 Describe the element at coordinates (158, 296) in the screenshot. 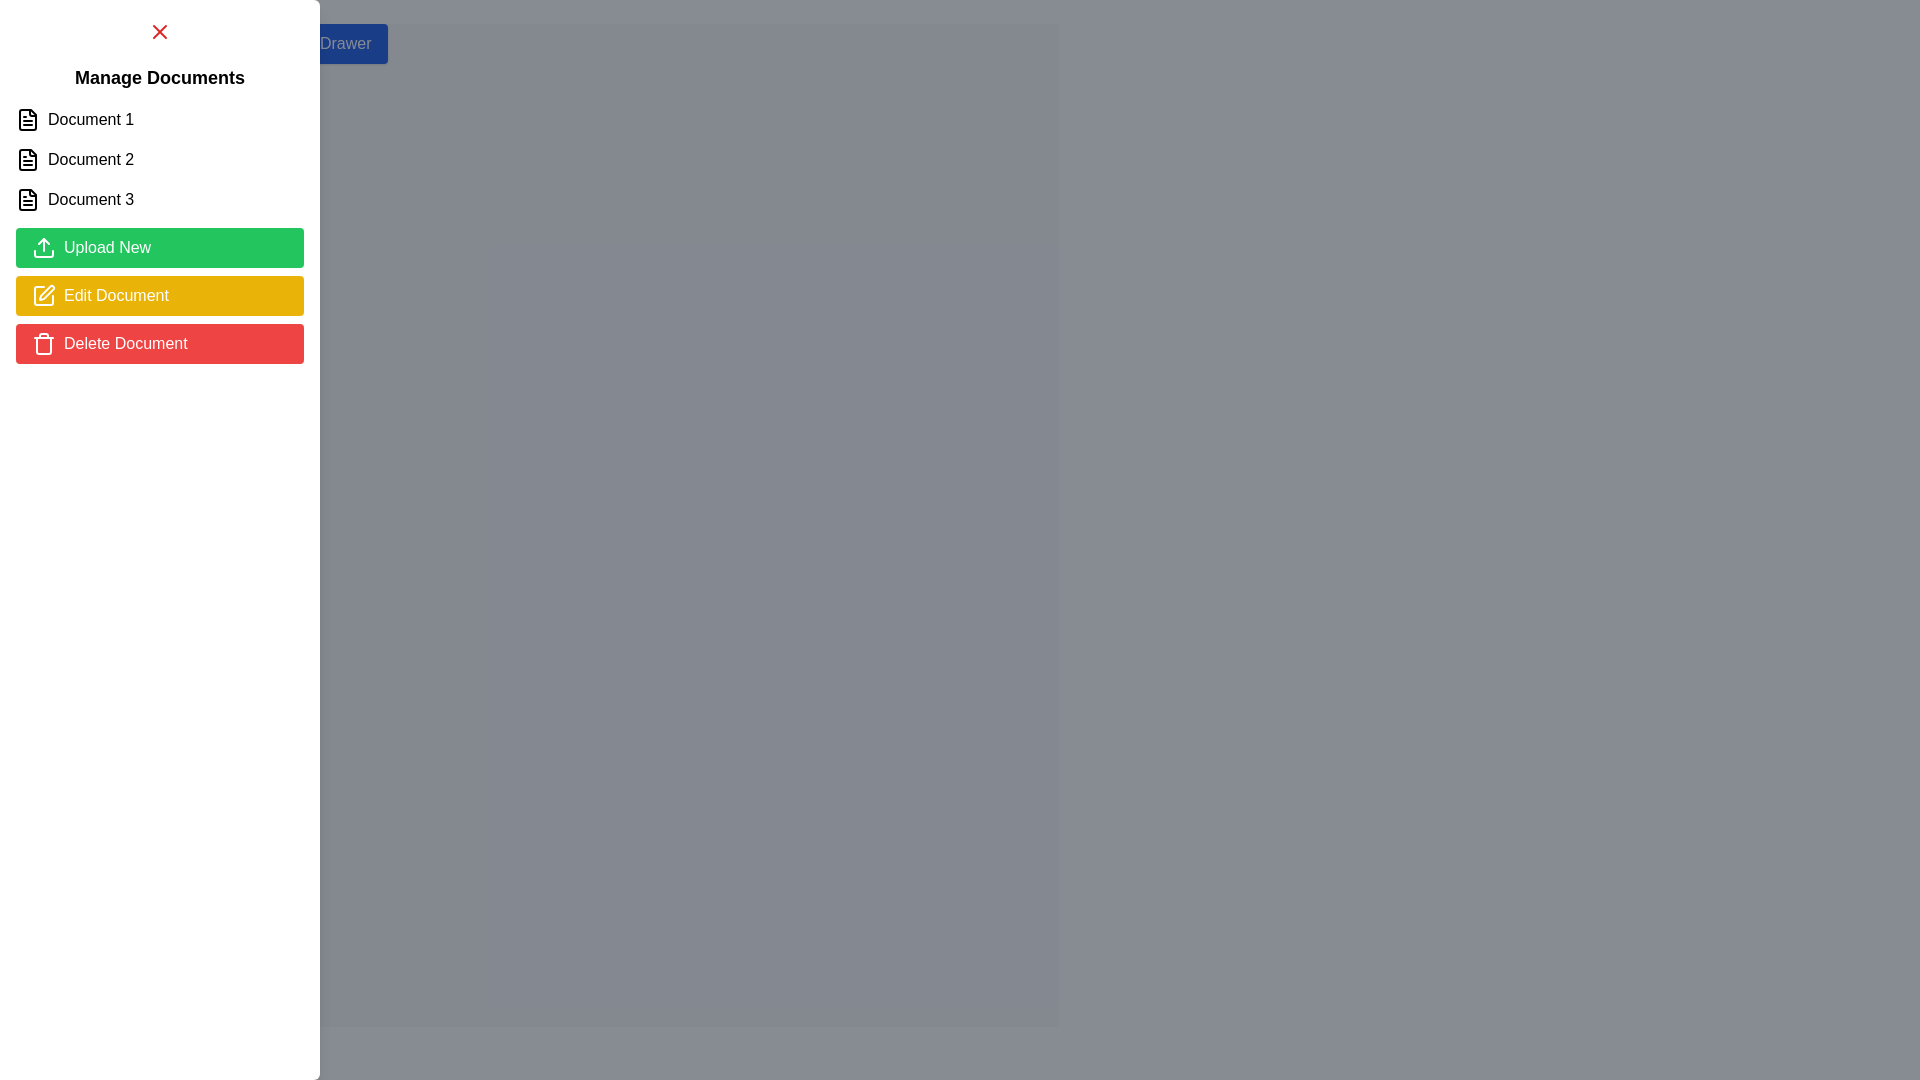

I see `the 'Delete Document' button, which is part of a grouped set of interactive buttons located in the lower half of the left panel under 'Manage Documents.'` at that location.